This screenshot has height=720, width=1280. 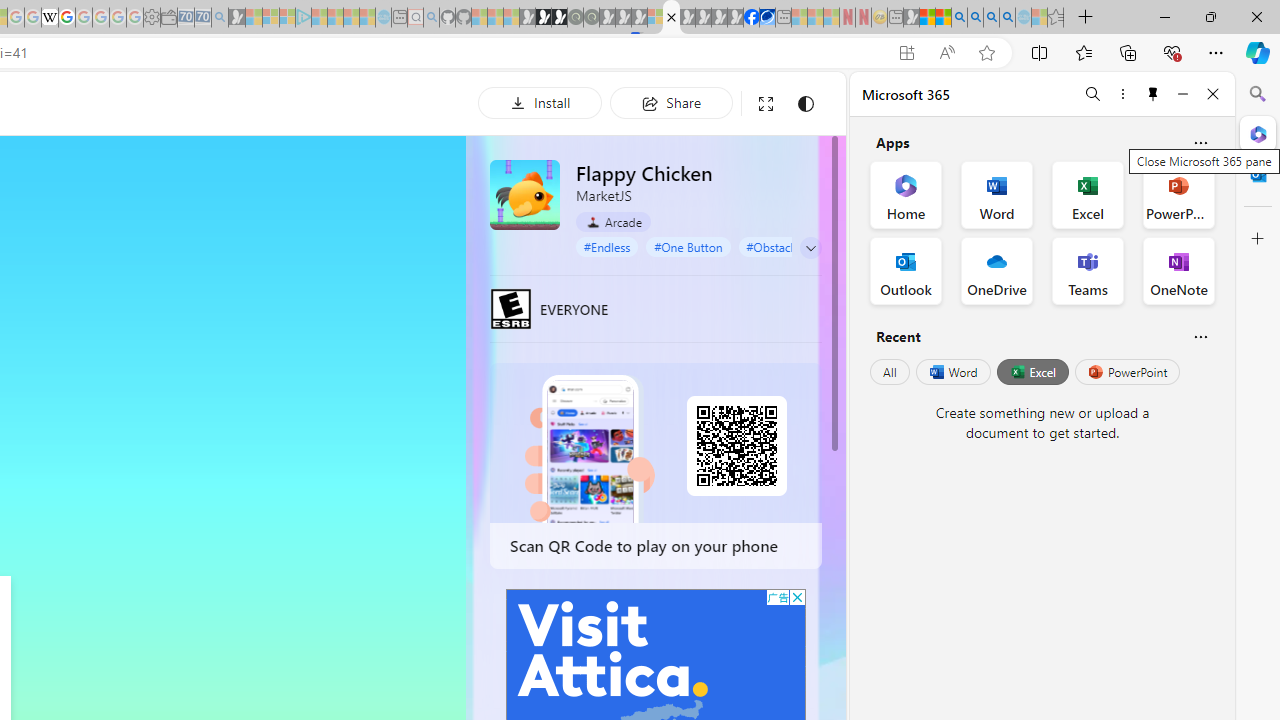 What do you see at coordinates (766, 17) in the screenshot?
I see `'AirNow.gov'` at bounding box center [766, 17].